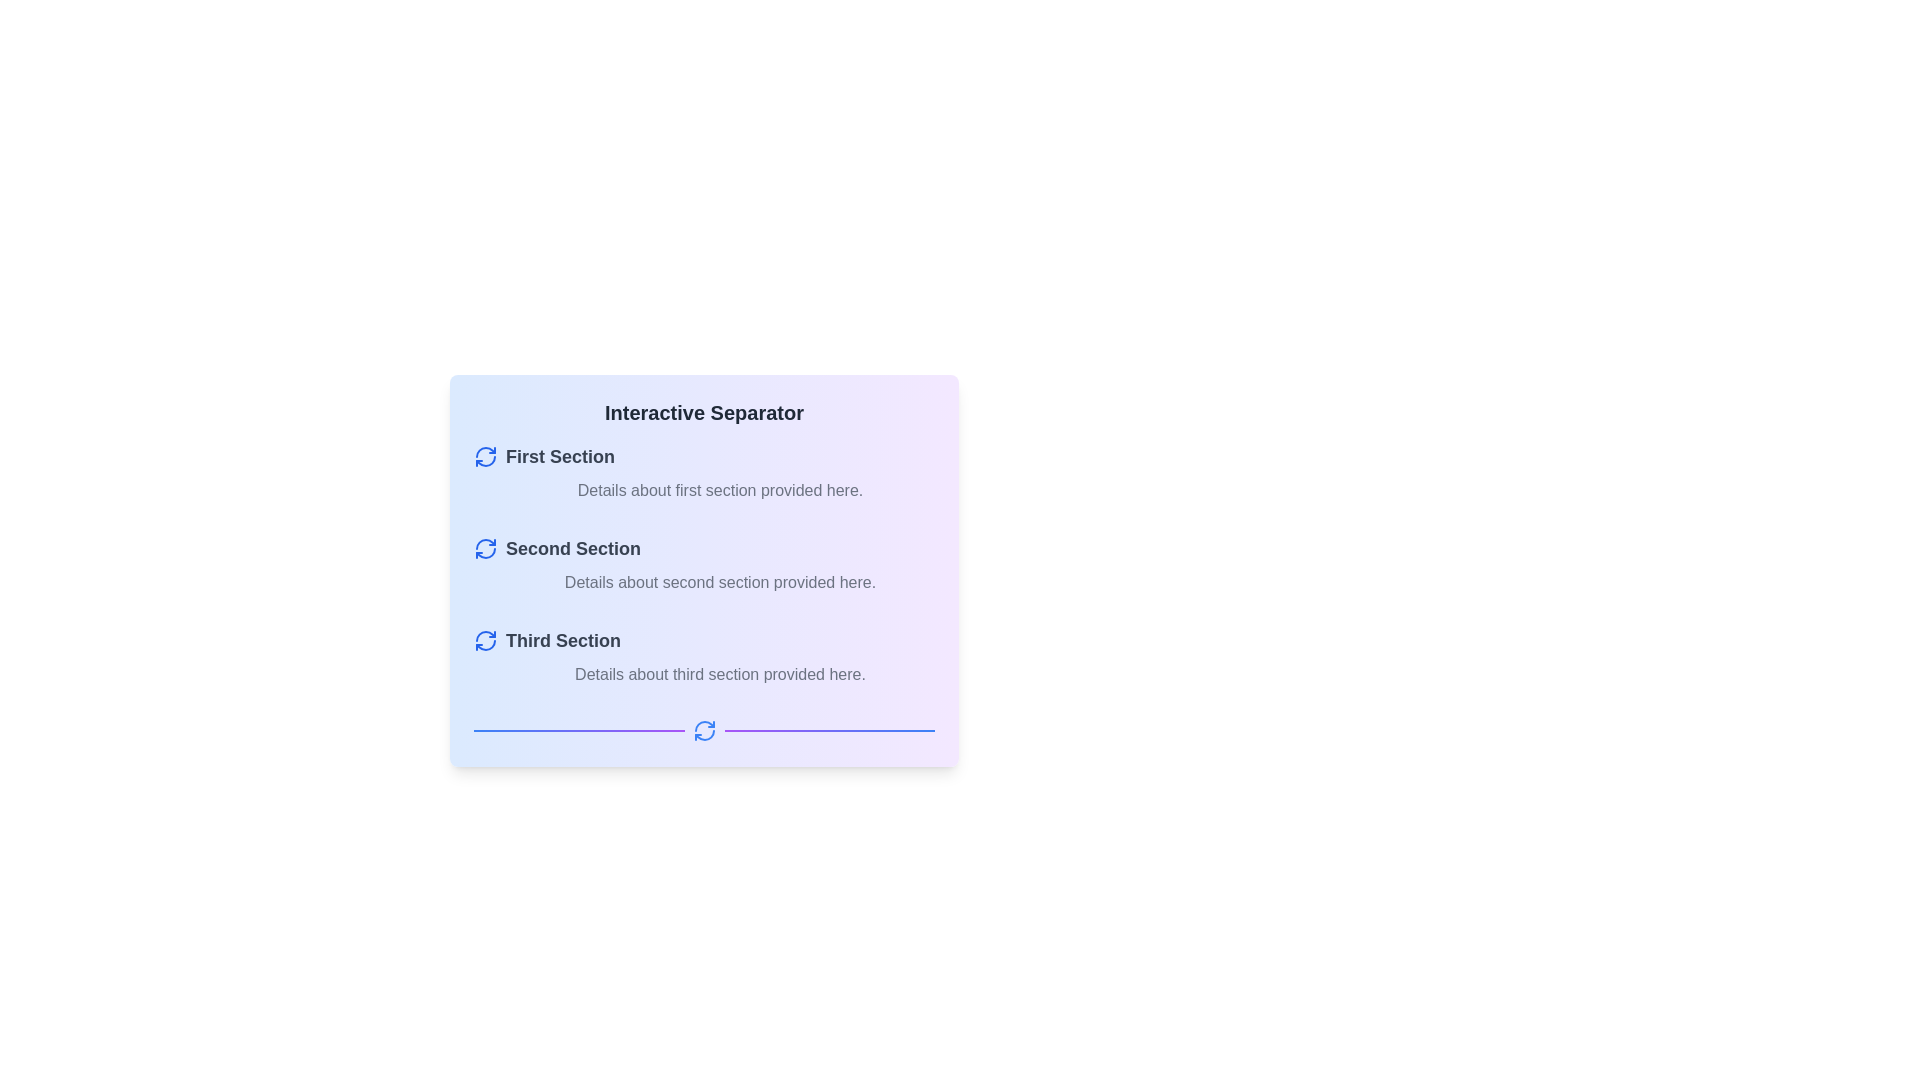  Describe the element at coordinates (720, 490) in the screenshot. I see `the text label that provides a brief description related to the 'First Section' heading, which is positioned directly below it` at that location.